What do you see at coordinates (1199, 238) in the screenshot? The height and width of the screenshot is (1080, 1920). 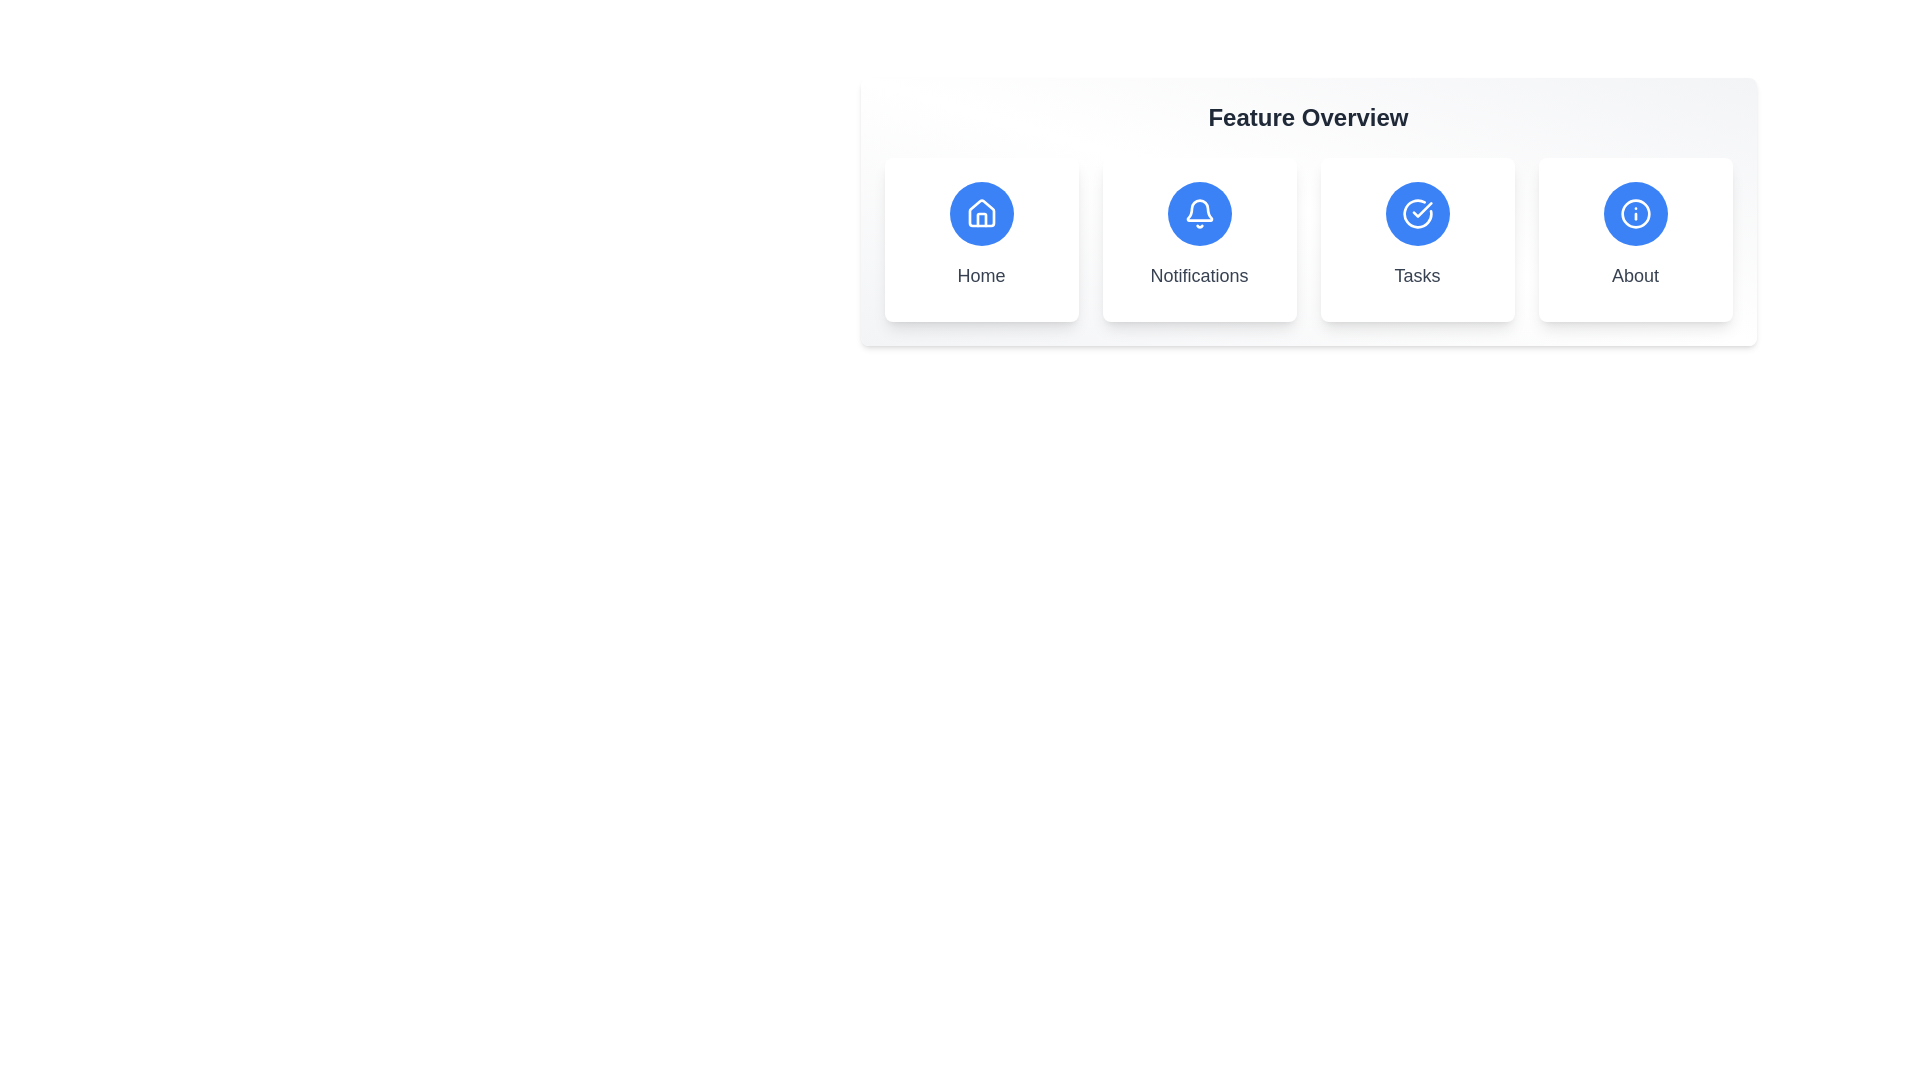 I see `the second interactive card in the grid layout, which serves as a shortcut` at bounding box center [1199, 238].